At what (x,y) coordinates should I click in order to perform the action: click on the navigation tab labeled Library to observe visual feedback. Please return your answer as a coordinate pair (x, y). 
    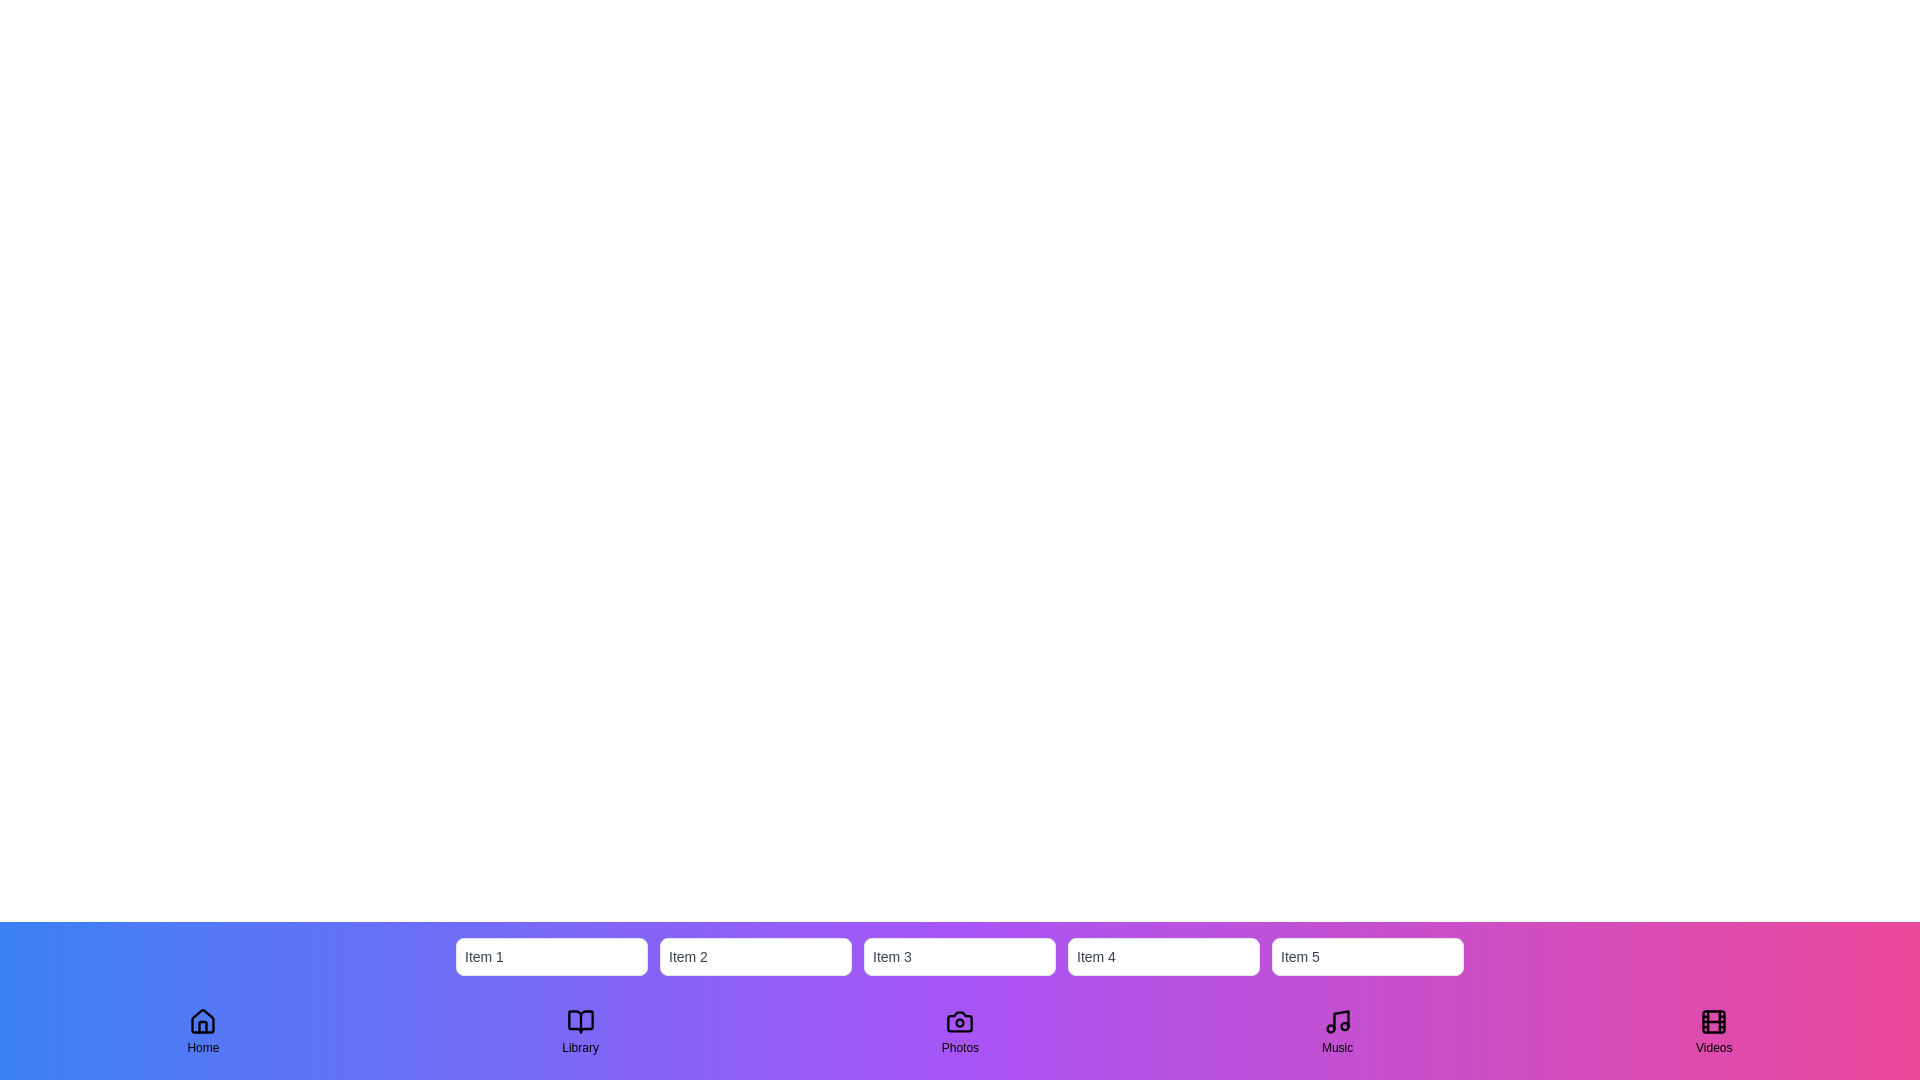
    Looking at the image, I should click on (579, 1032).